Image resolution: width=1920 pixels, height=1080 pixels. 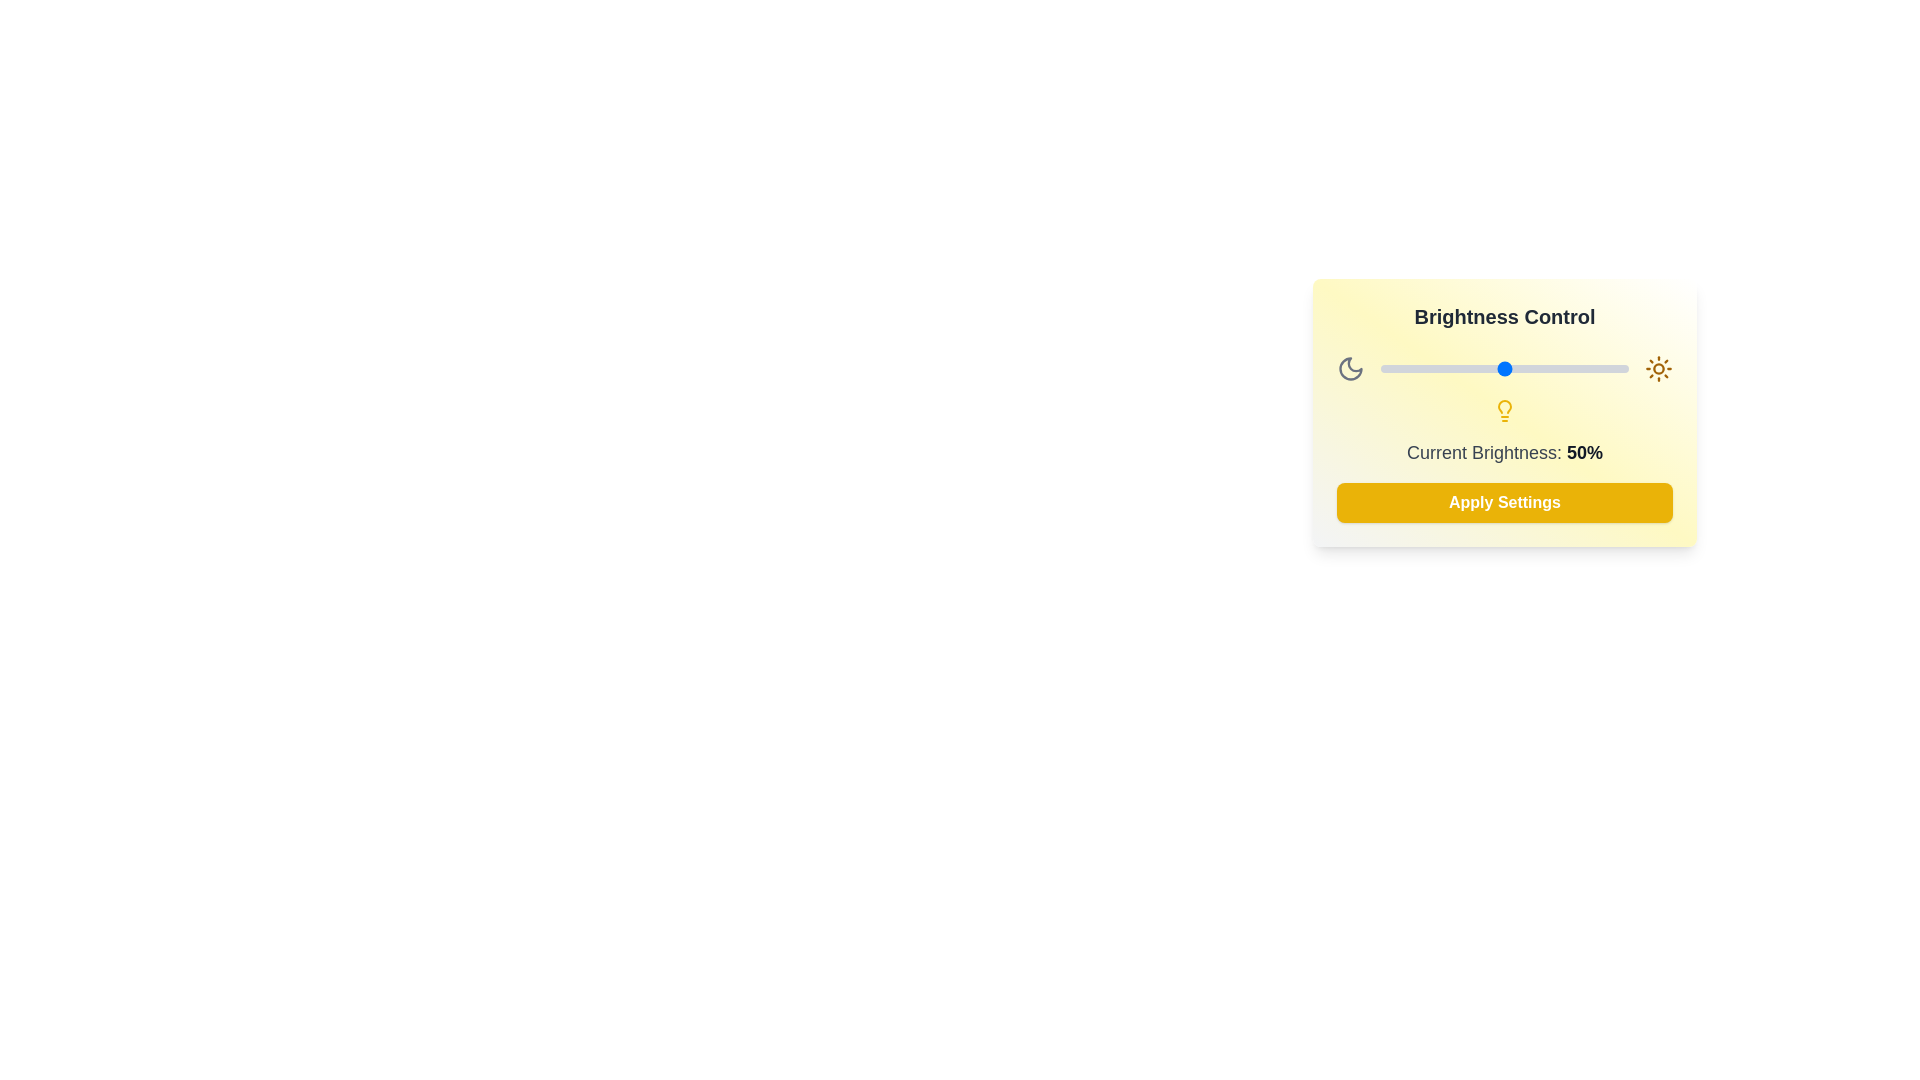 I want to click on the brightness slider to 54%, so click(x=1514, y=369).